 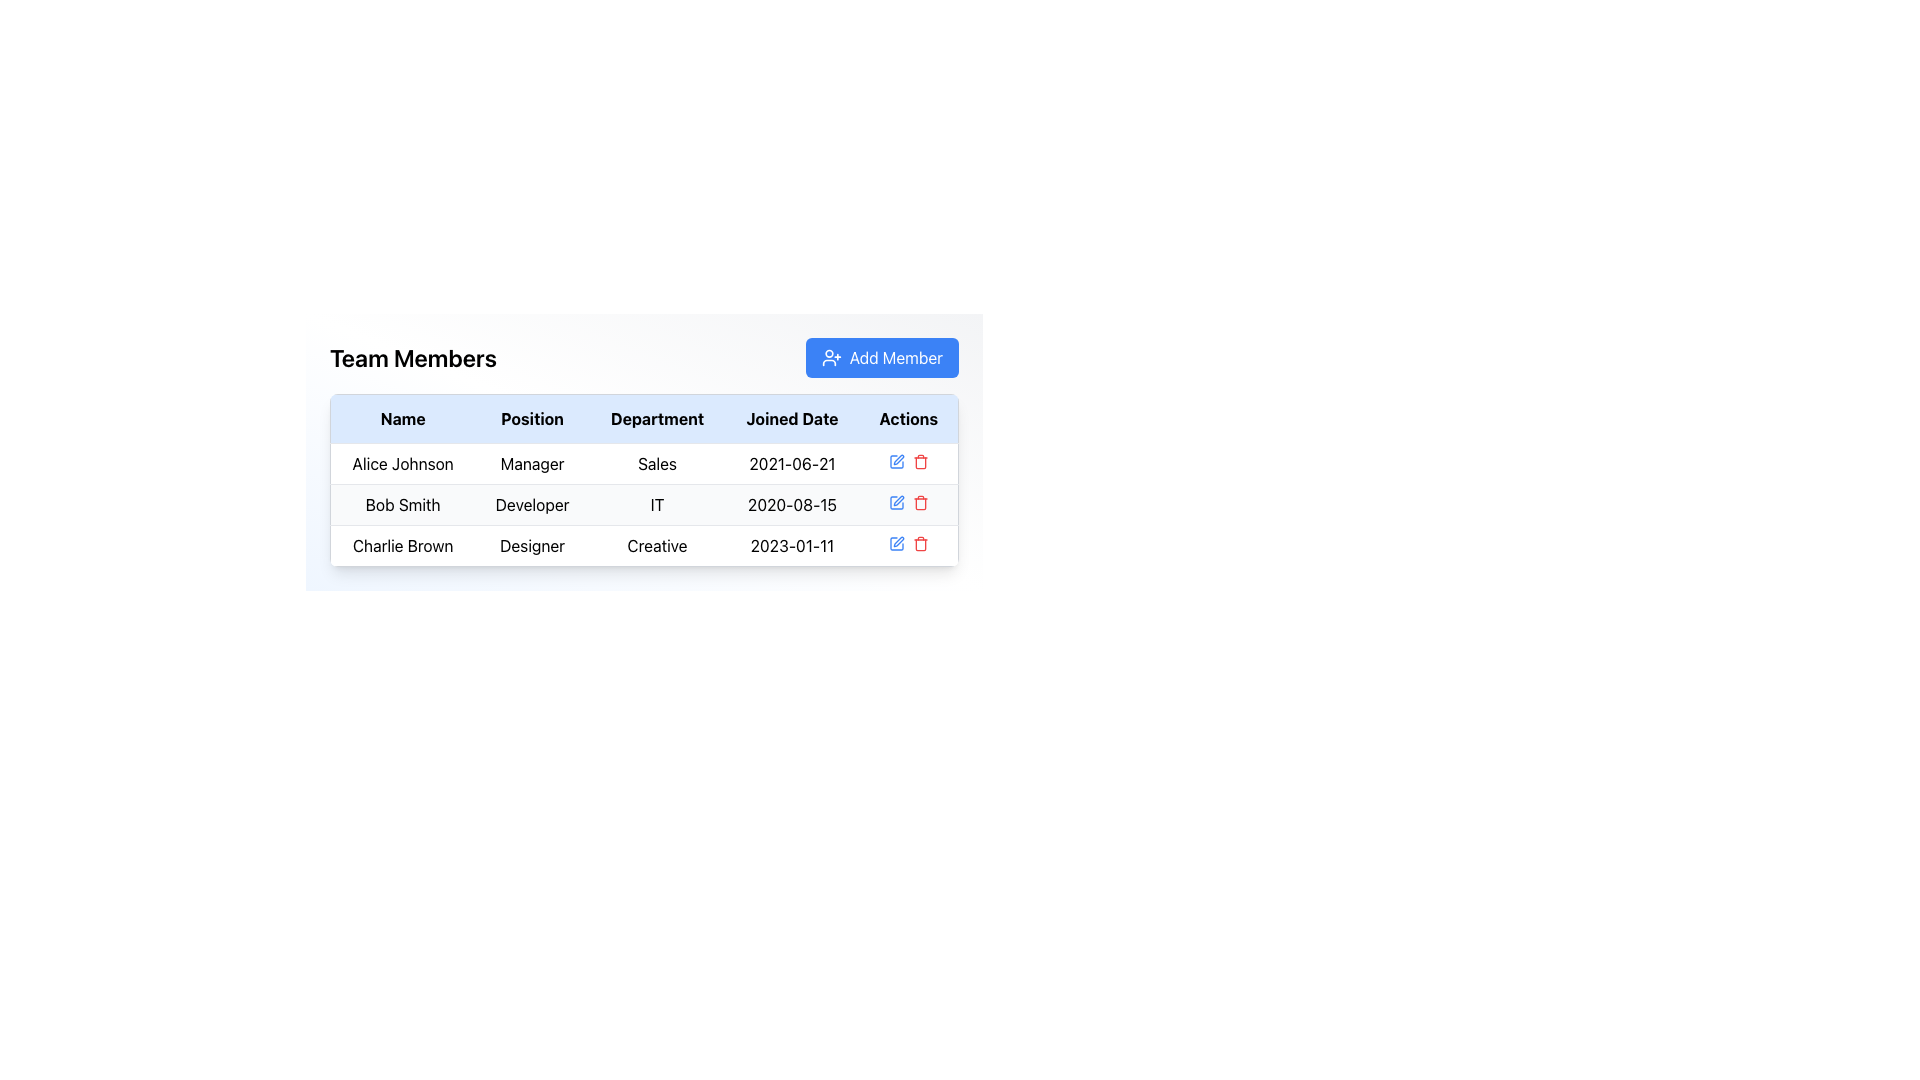 I want to click on the pencil icon in the 'Actions' column of the second row in the 'Team Members' table, so click(x=897, y=459).